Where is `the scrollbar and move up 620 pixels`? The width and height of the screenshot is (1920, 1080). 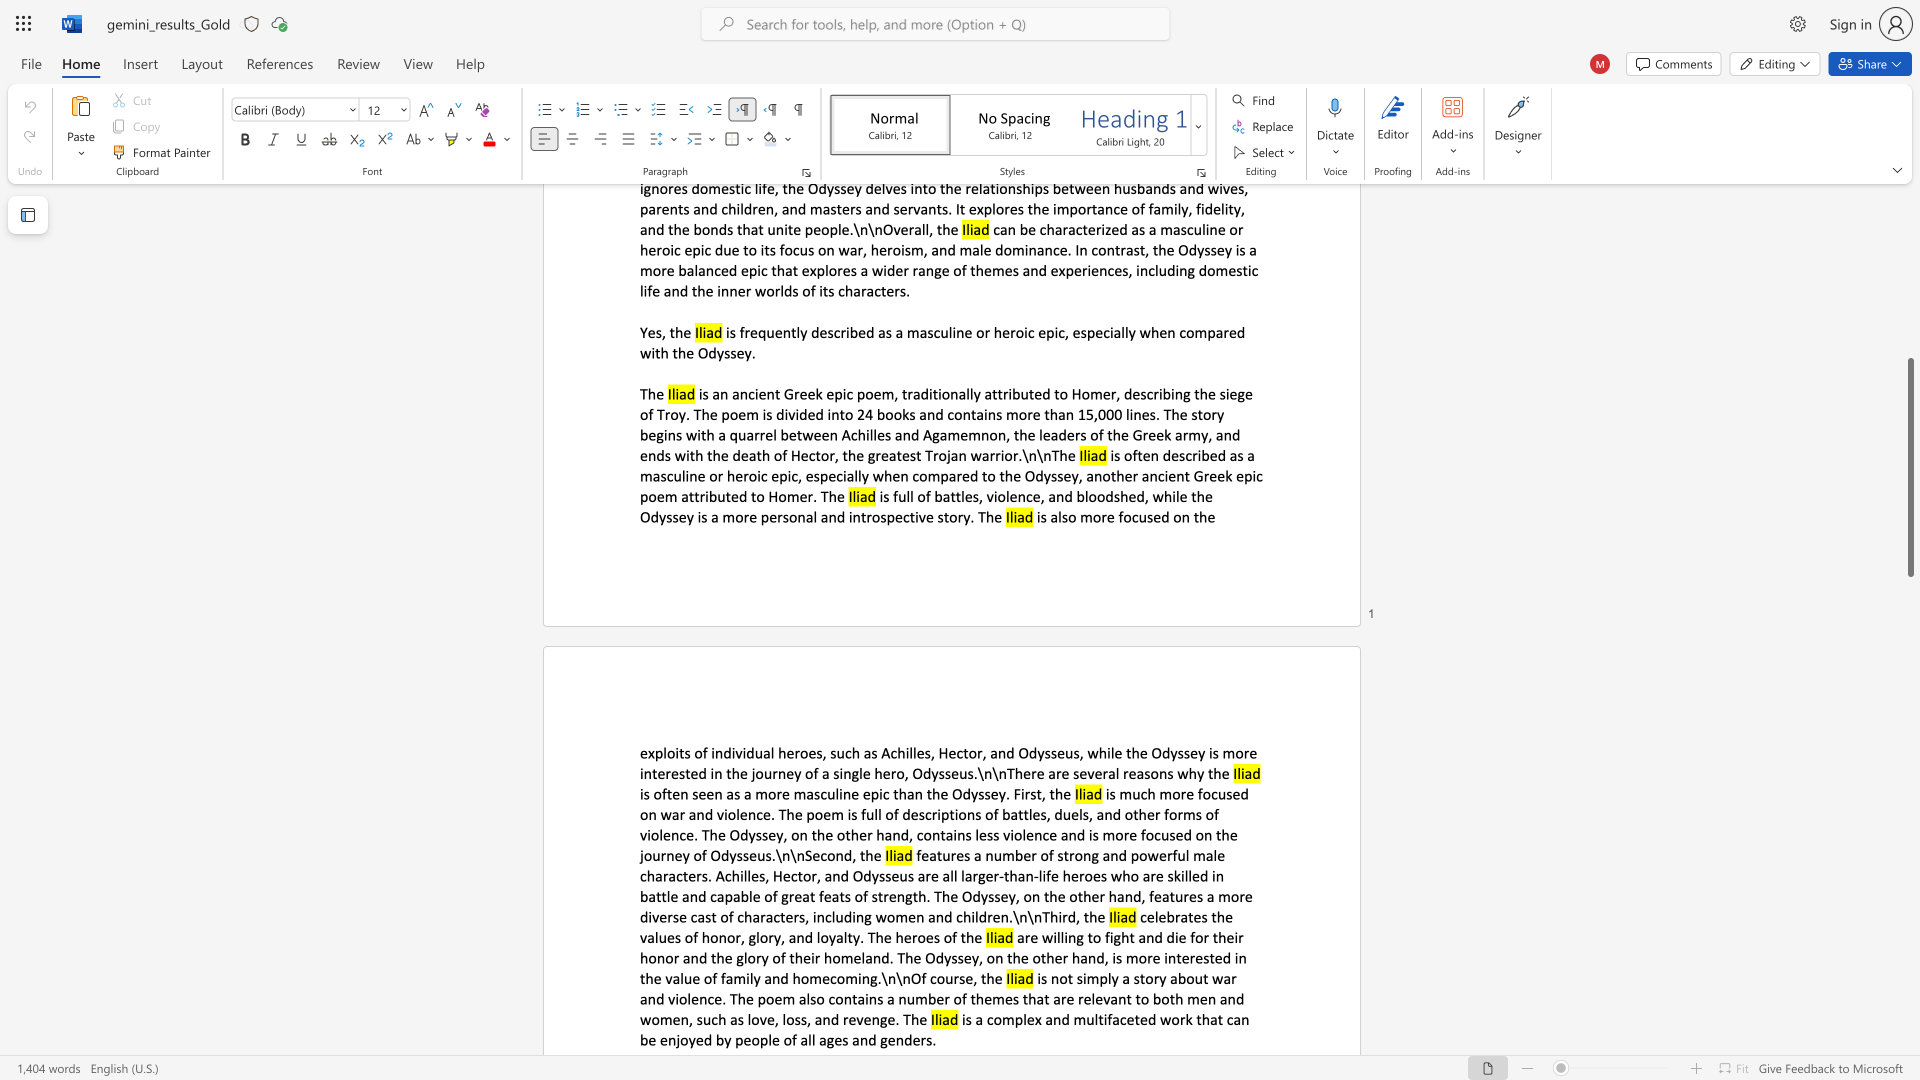 the scrollbar and move up 620 pixels is located at coordinates (1909, 467).